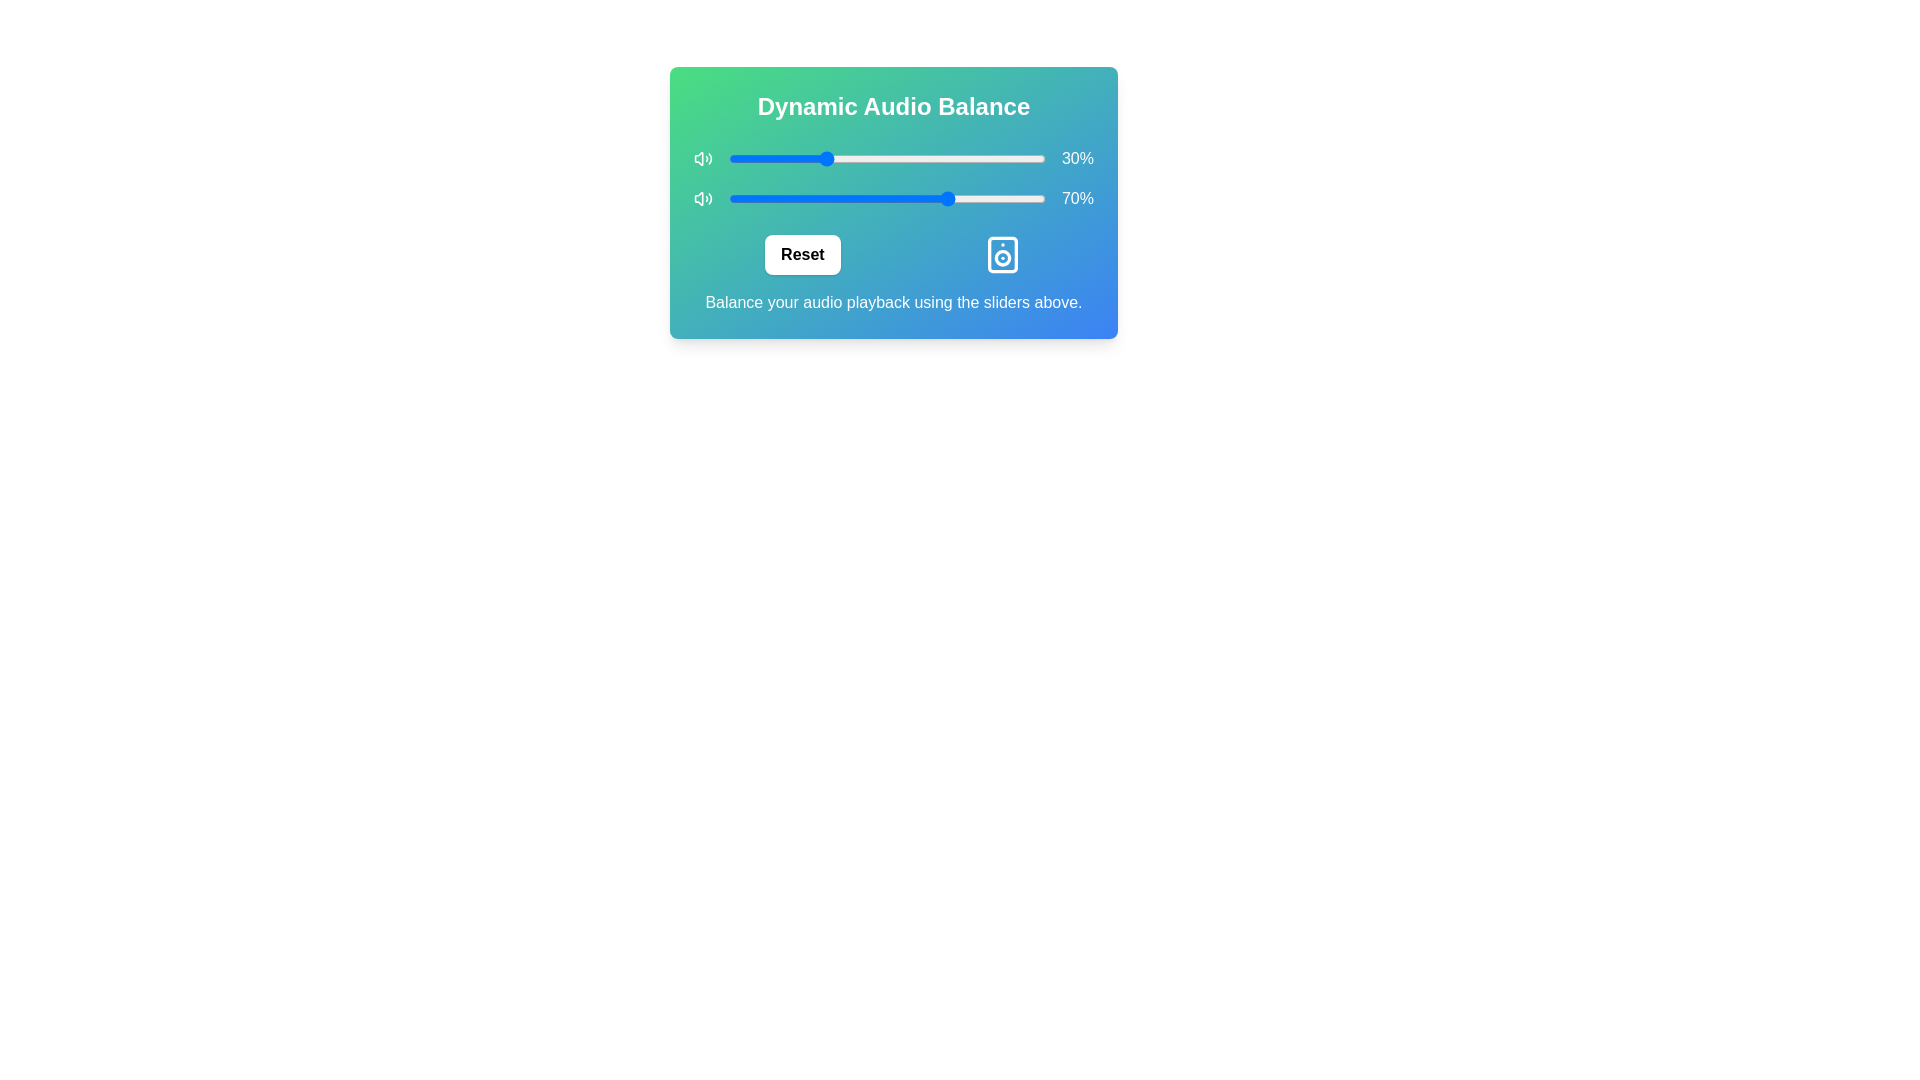 The image size is (1920, 1080). I want to click on the audio balance range slider track to move the thumb, which is located in the upper section of the 'Dynamic Audio Balance' card interface, horizontally aligned with the label '30%', so click(892, 157).